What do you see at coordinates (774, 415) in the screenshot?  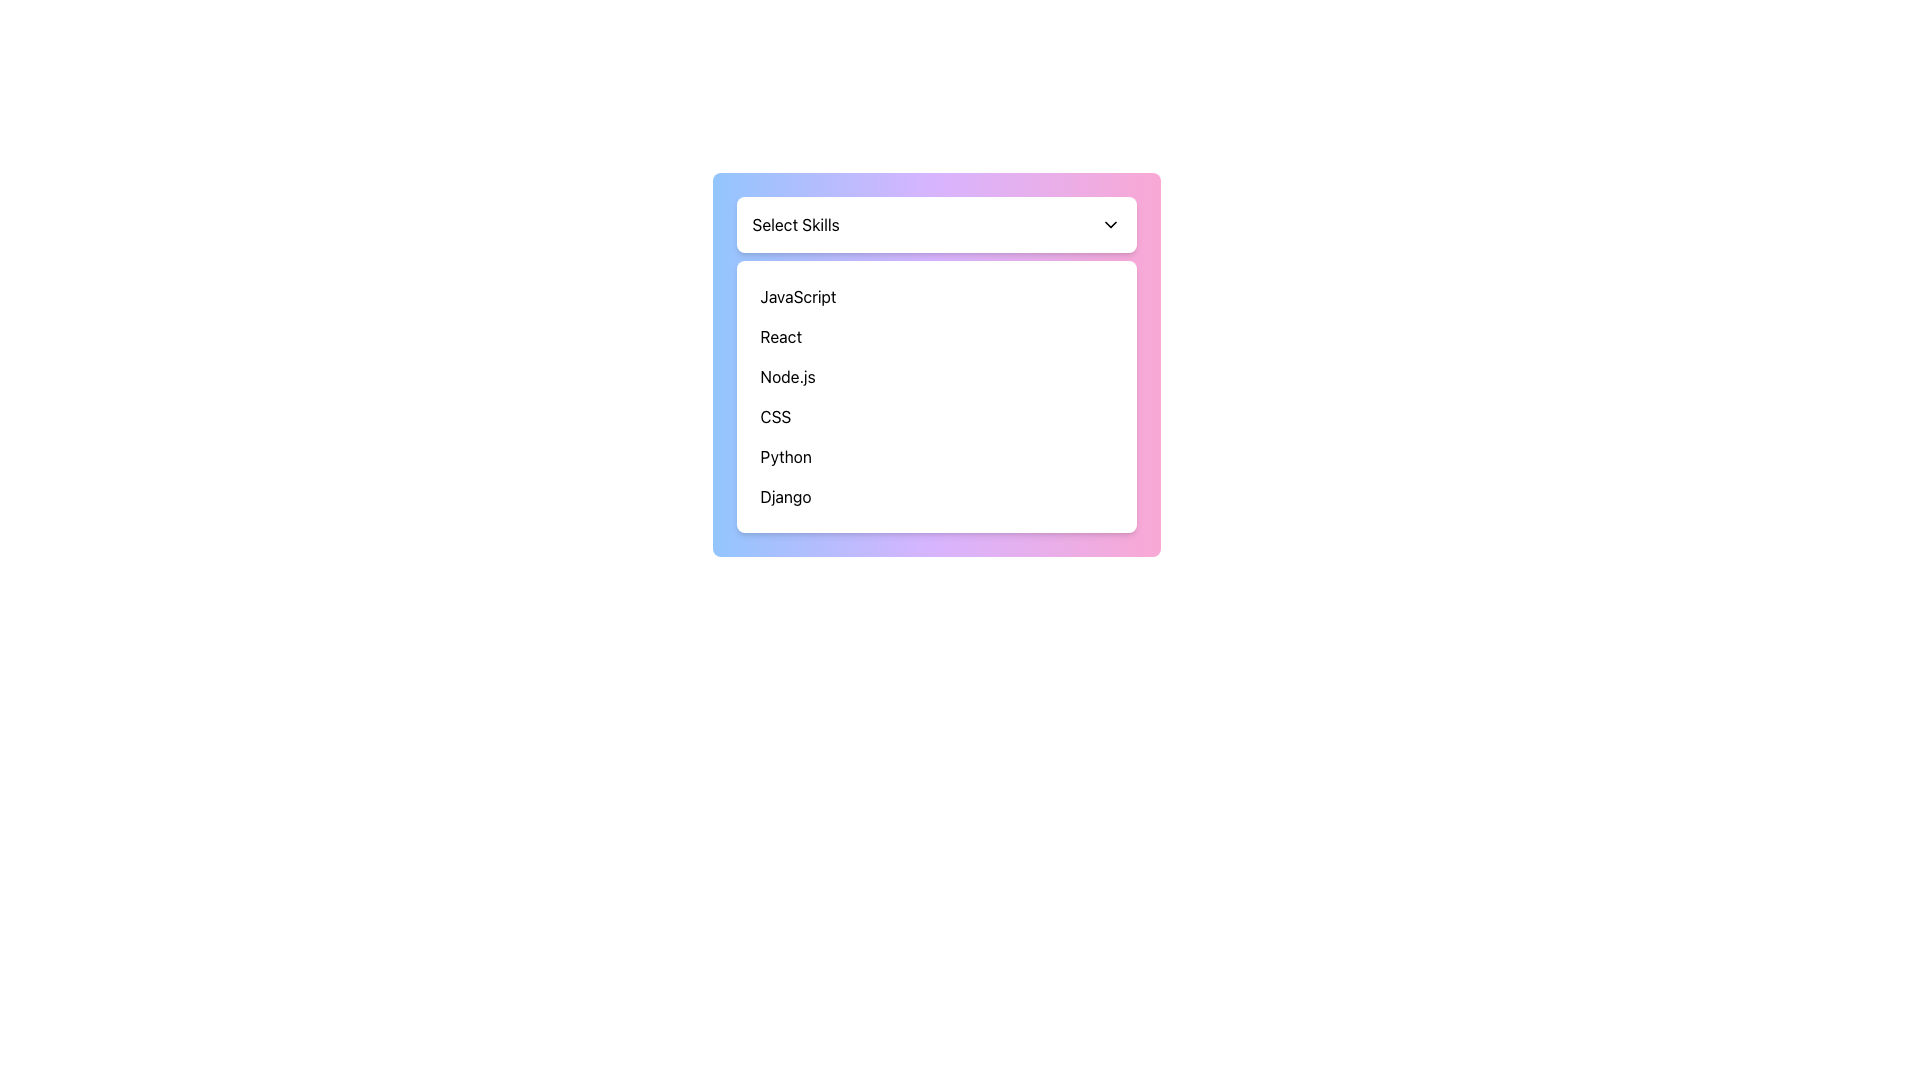 I see `the 'CSS' text label in the dropdown menu, which is the fourth entry in a vertical list under 'Select Skills'` at bounding box center [774, 415].